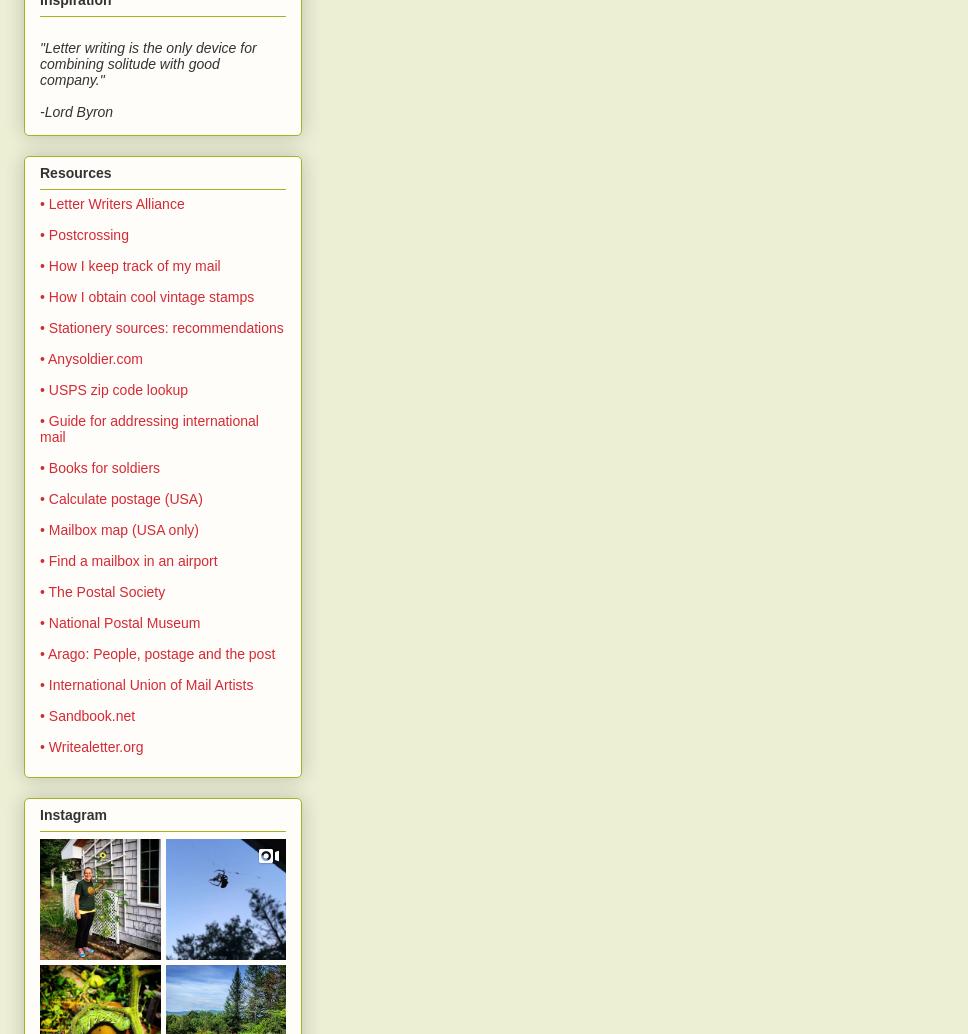 The image size is (968, 1034). I want to click on '• Arago: People, postage and the post', so click(156, 652).